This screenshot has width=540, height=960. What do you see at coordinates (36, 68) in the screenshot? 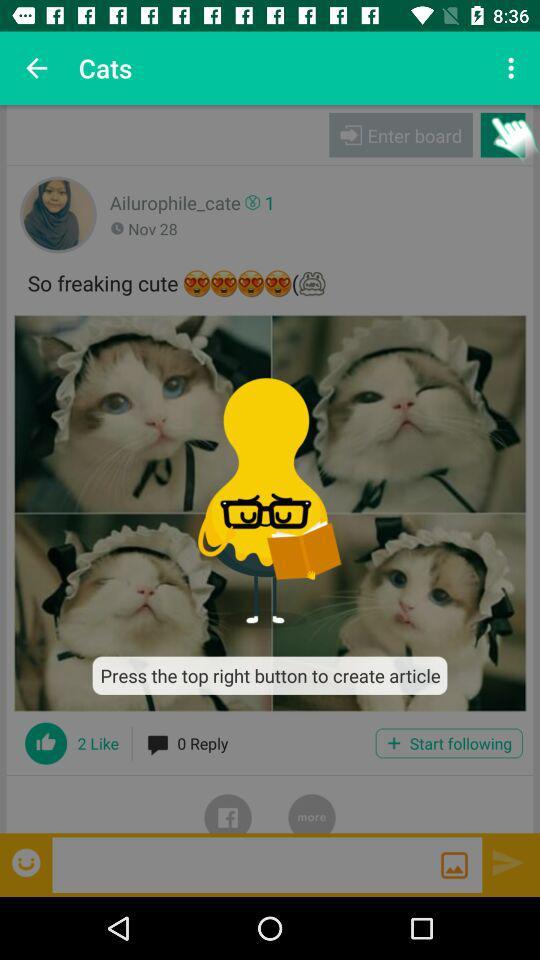
I see `the icon next to the cats app` at bounding box center [36, 68].